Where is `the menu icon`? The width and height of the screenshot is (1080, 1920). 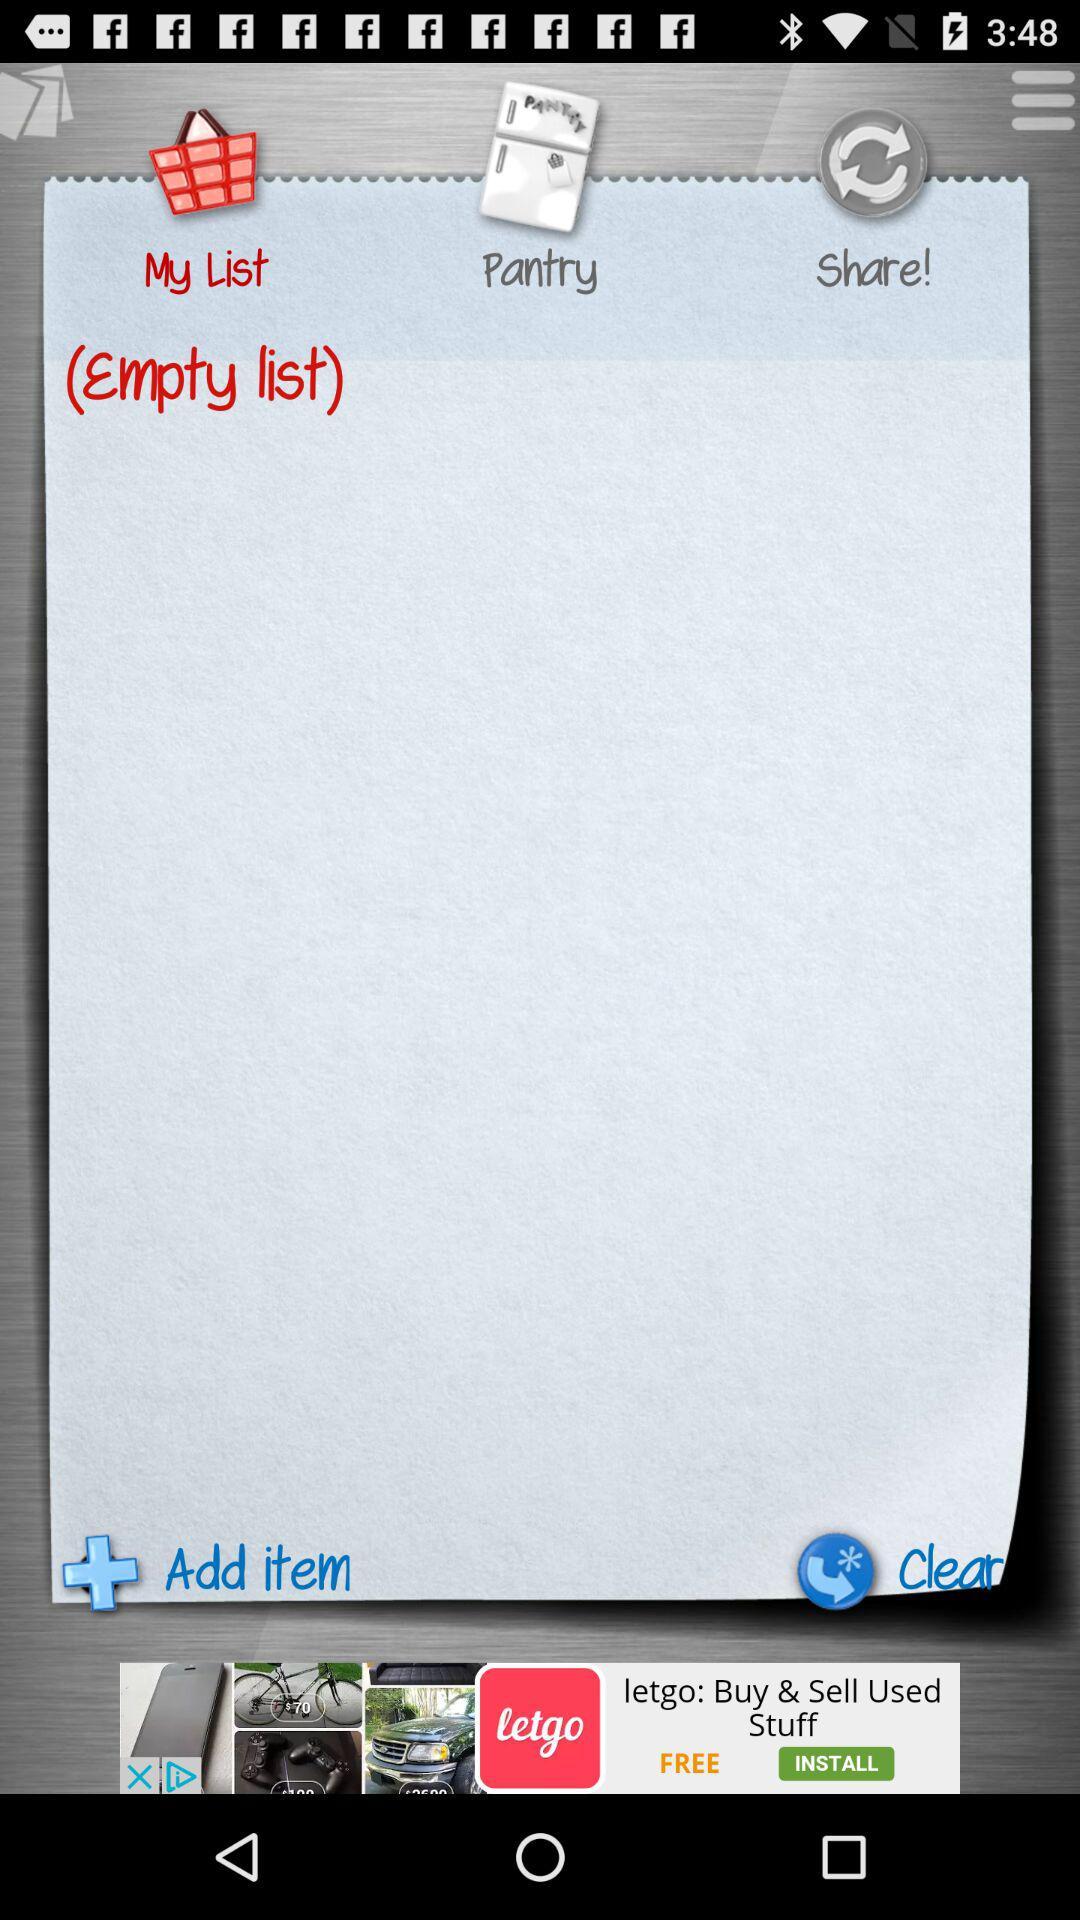
the menu icon is located at coordinates (1032, 117).